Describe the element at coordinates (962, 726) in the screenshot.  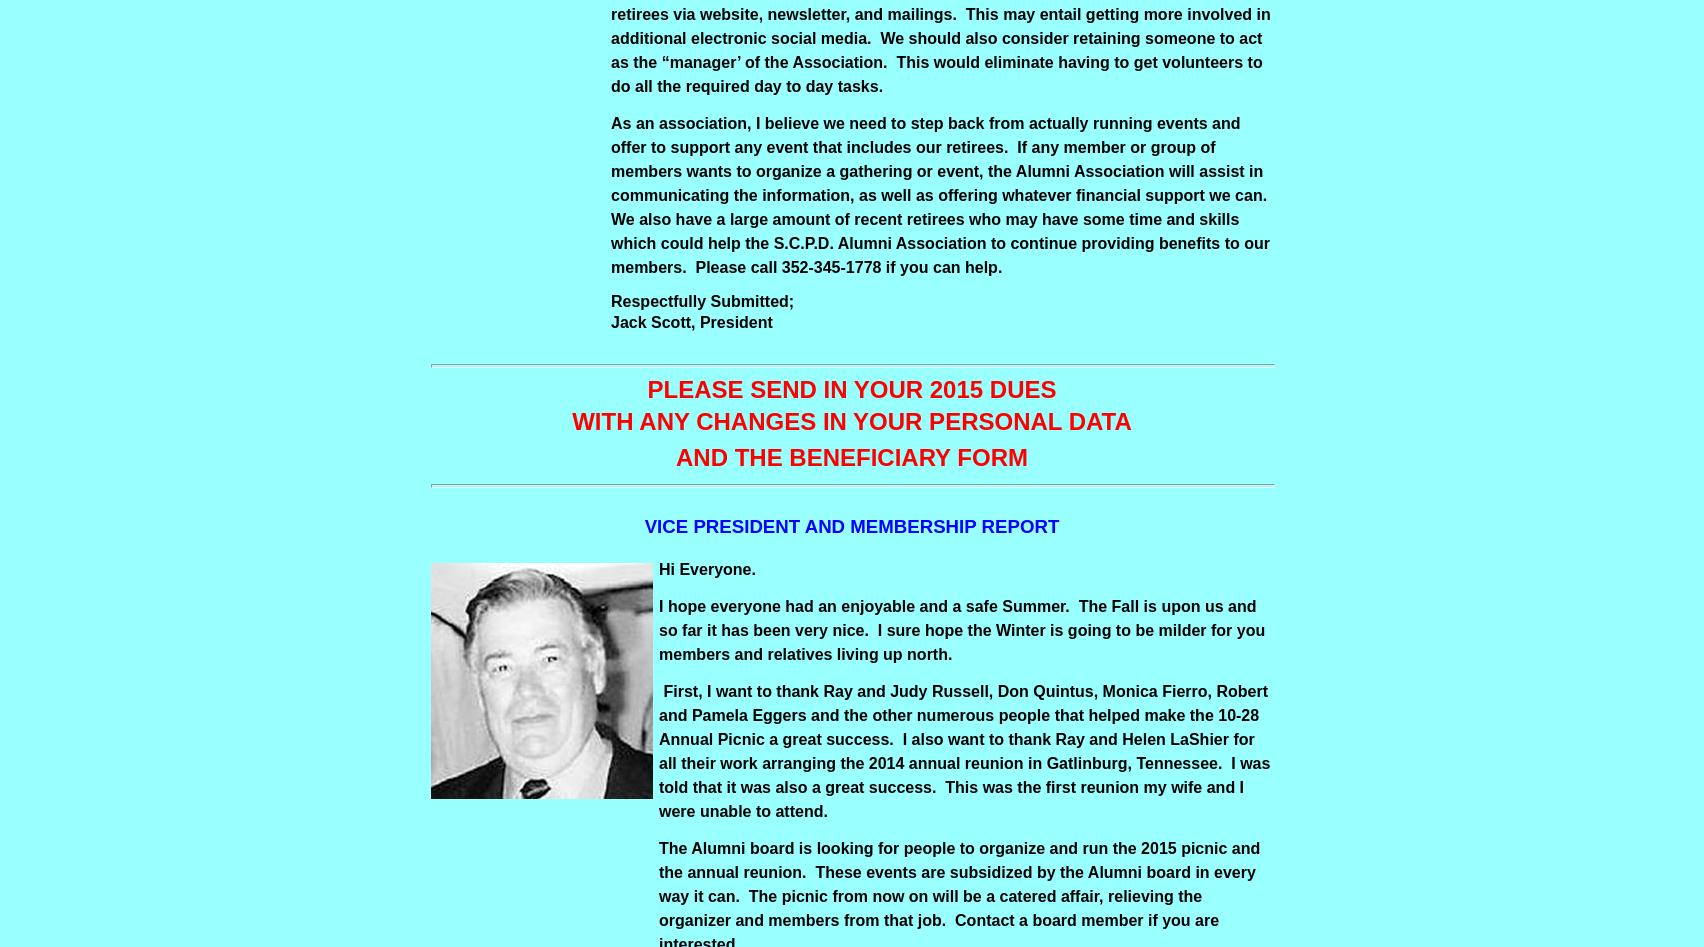
I see `'First,
I want to thank Ray and Judy Russell, Don Quintus, Monica Fierro,
Robert and Pamela Eggers and the other numerous people that helped make
the 10-28 Annual Picnic a great success.  I also want to thank Ray
and Helen LaShier for all their work arranging the 2014'` at that location.